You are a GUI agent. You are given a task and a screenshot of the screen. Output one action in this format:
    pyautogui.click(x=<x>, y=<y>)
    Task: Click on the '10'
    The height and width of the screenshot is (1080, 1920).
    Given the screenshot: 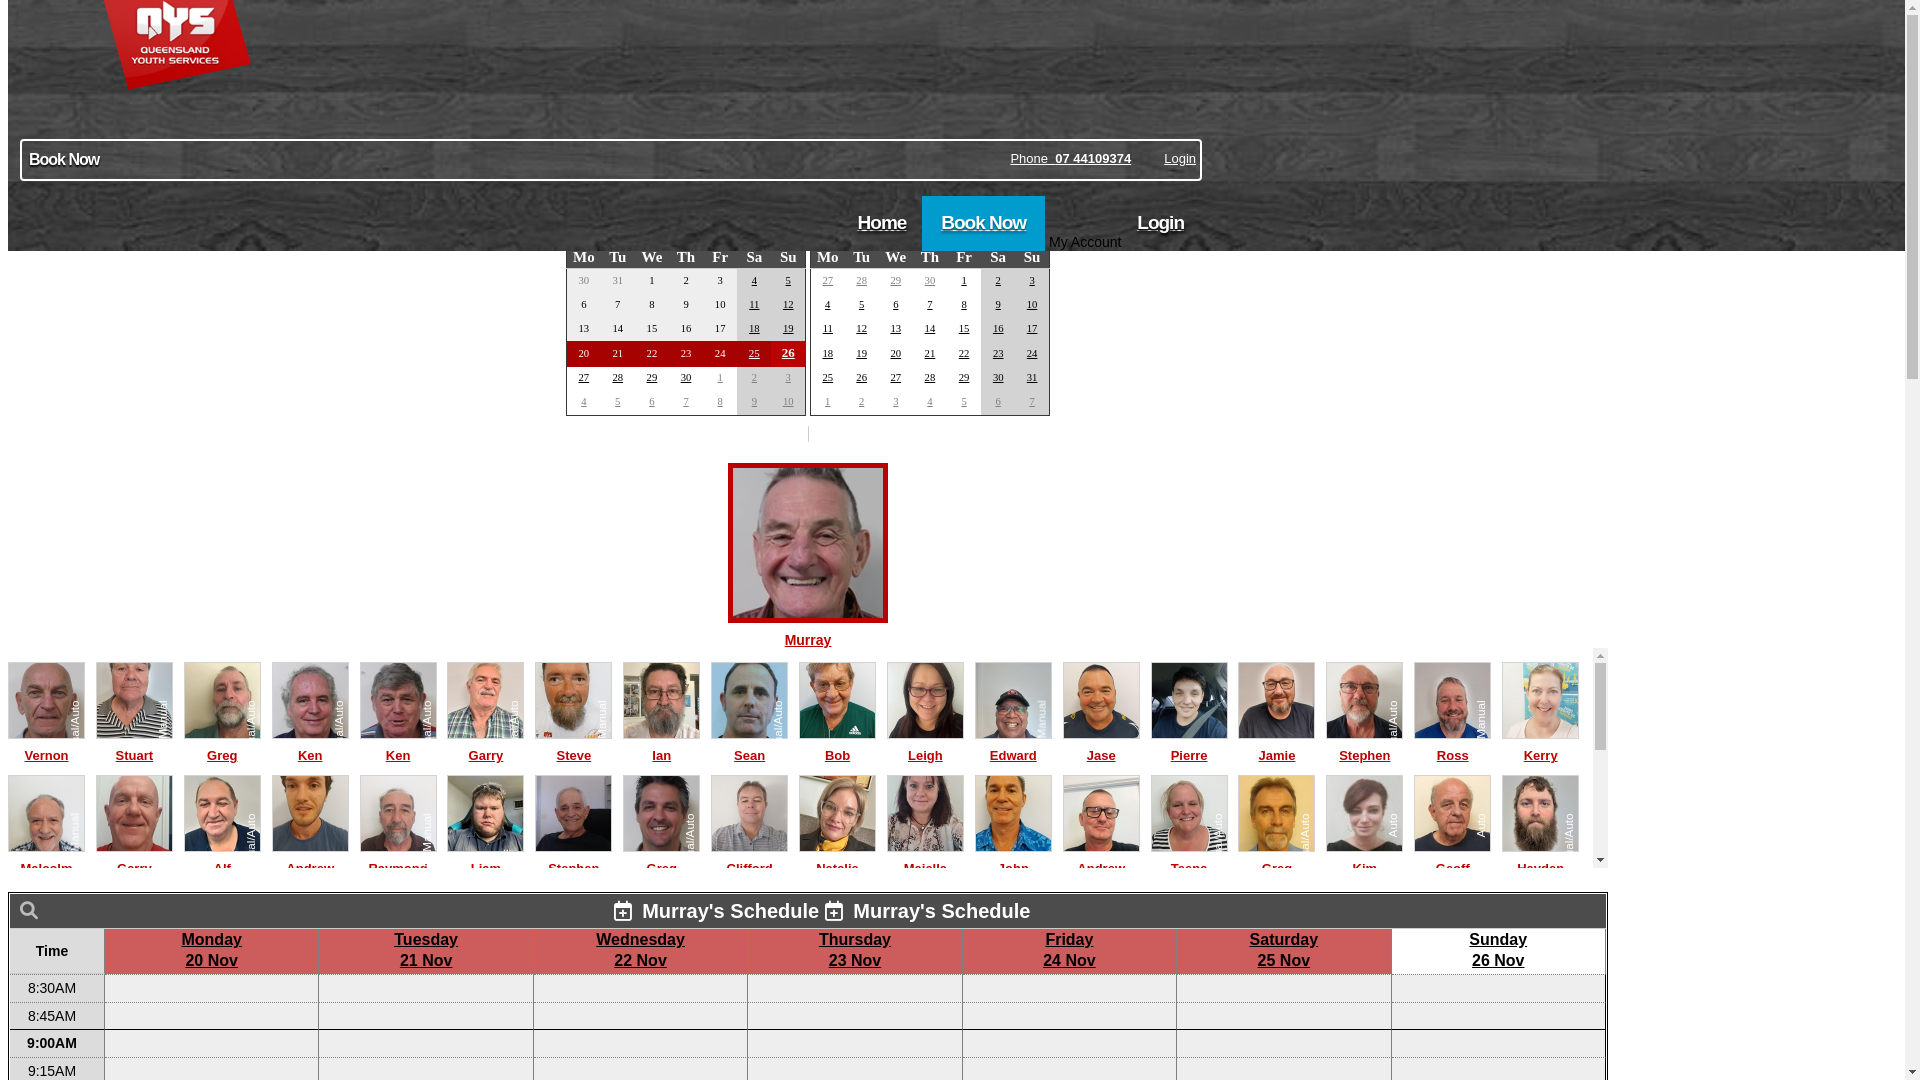 What is the action you would take?
    pyautogui.click(x=1032, y=304)
    